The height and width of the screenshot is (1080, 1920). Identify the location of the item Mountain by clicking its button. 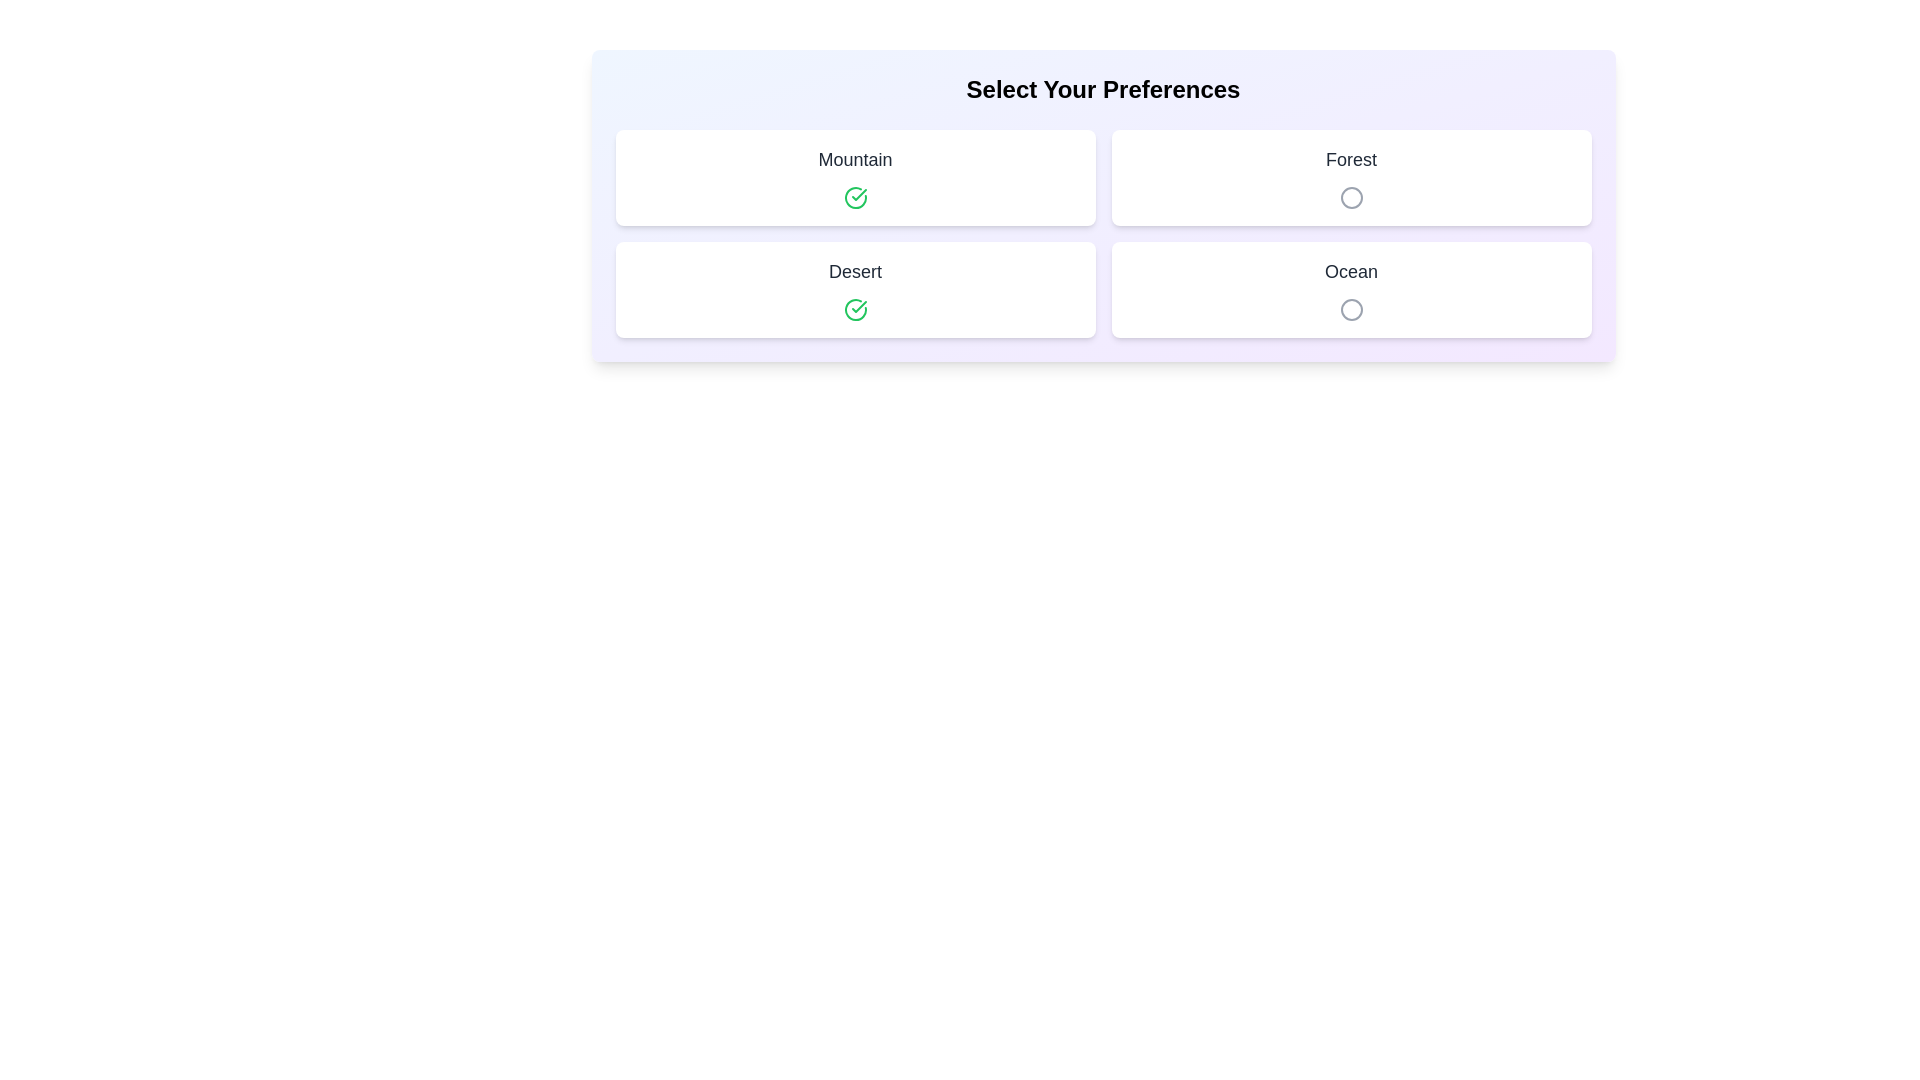
(855, 197).